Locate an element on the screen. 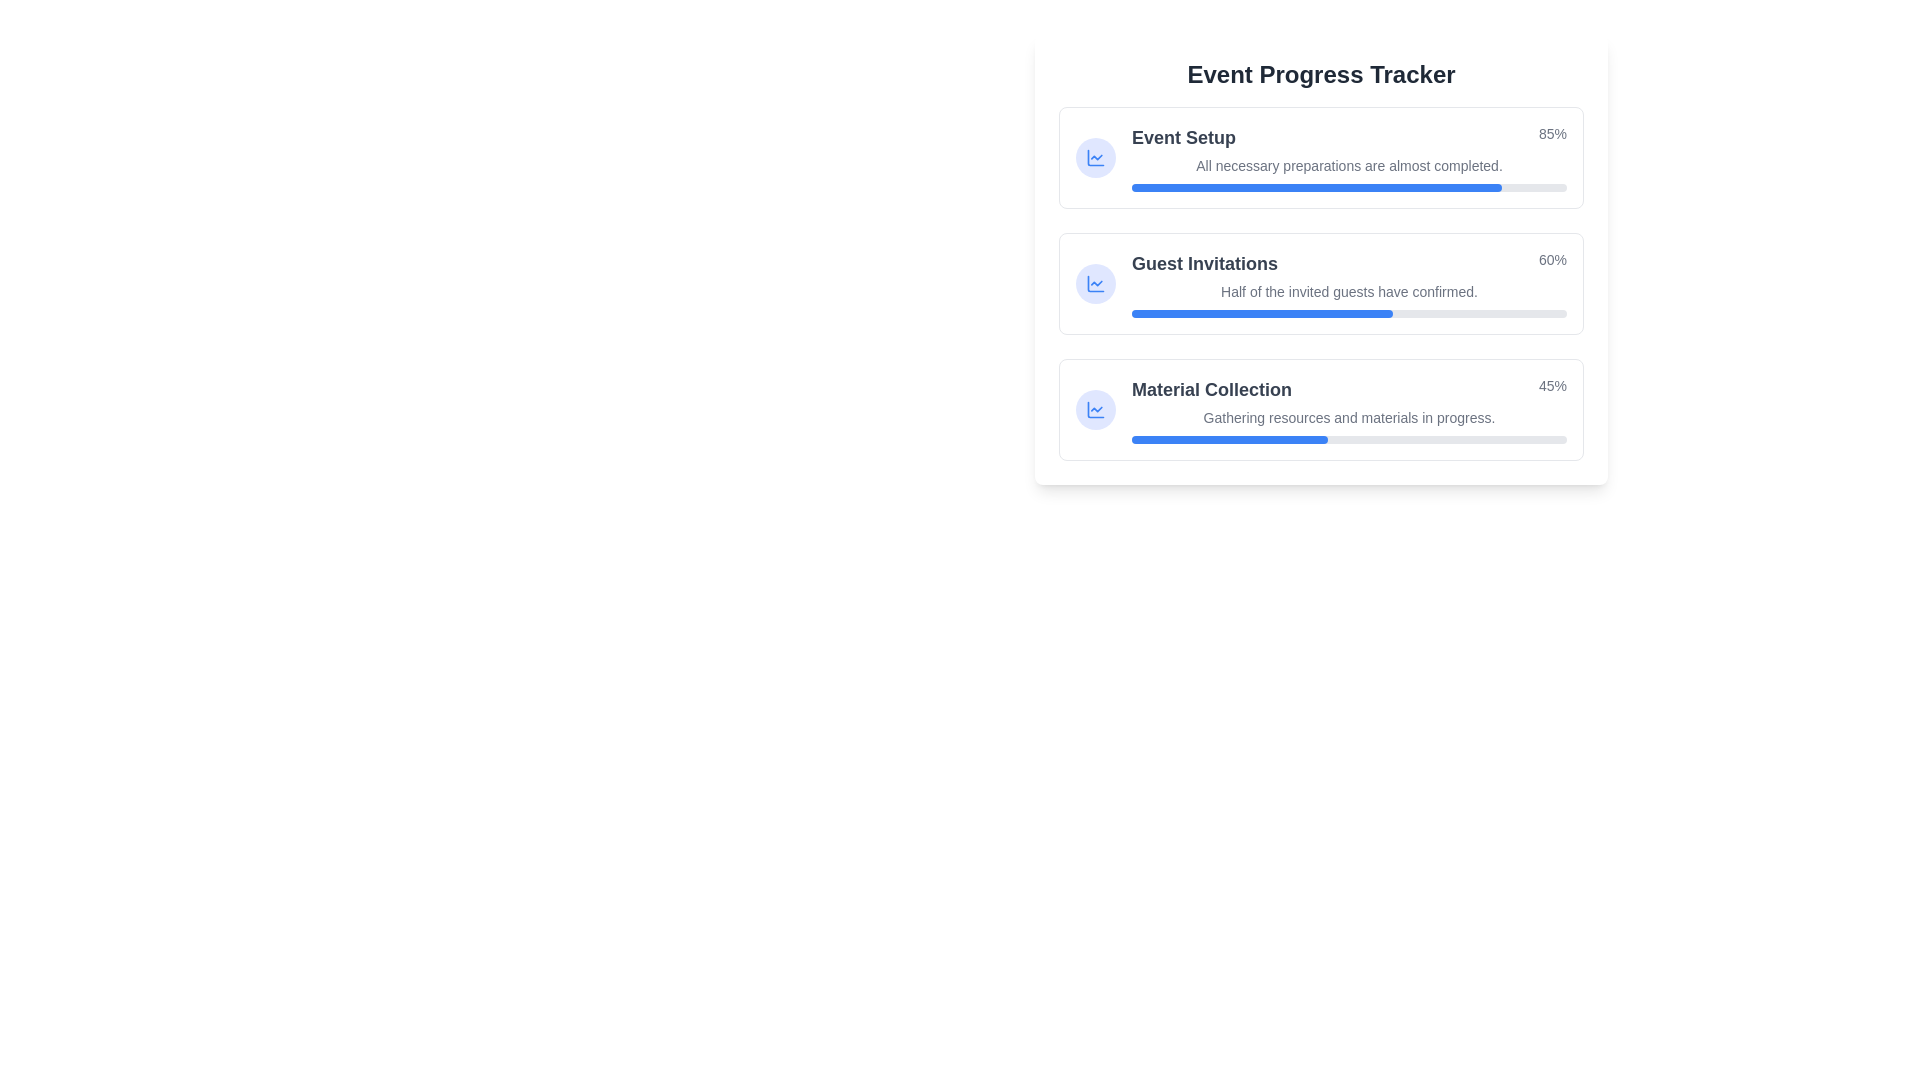 This screenshot has height=1080, width=1920. text label displaying 'Material Collection' which is styled in bold and gray color, located in the center-left of the third progress tracker row is located at coordinates (1211, 389).